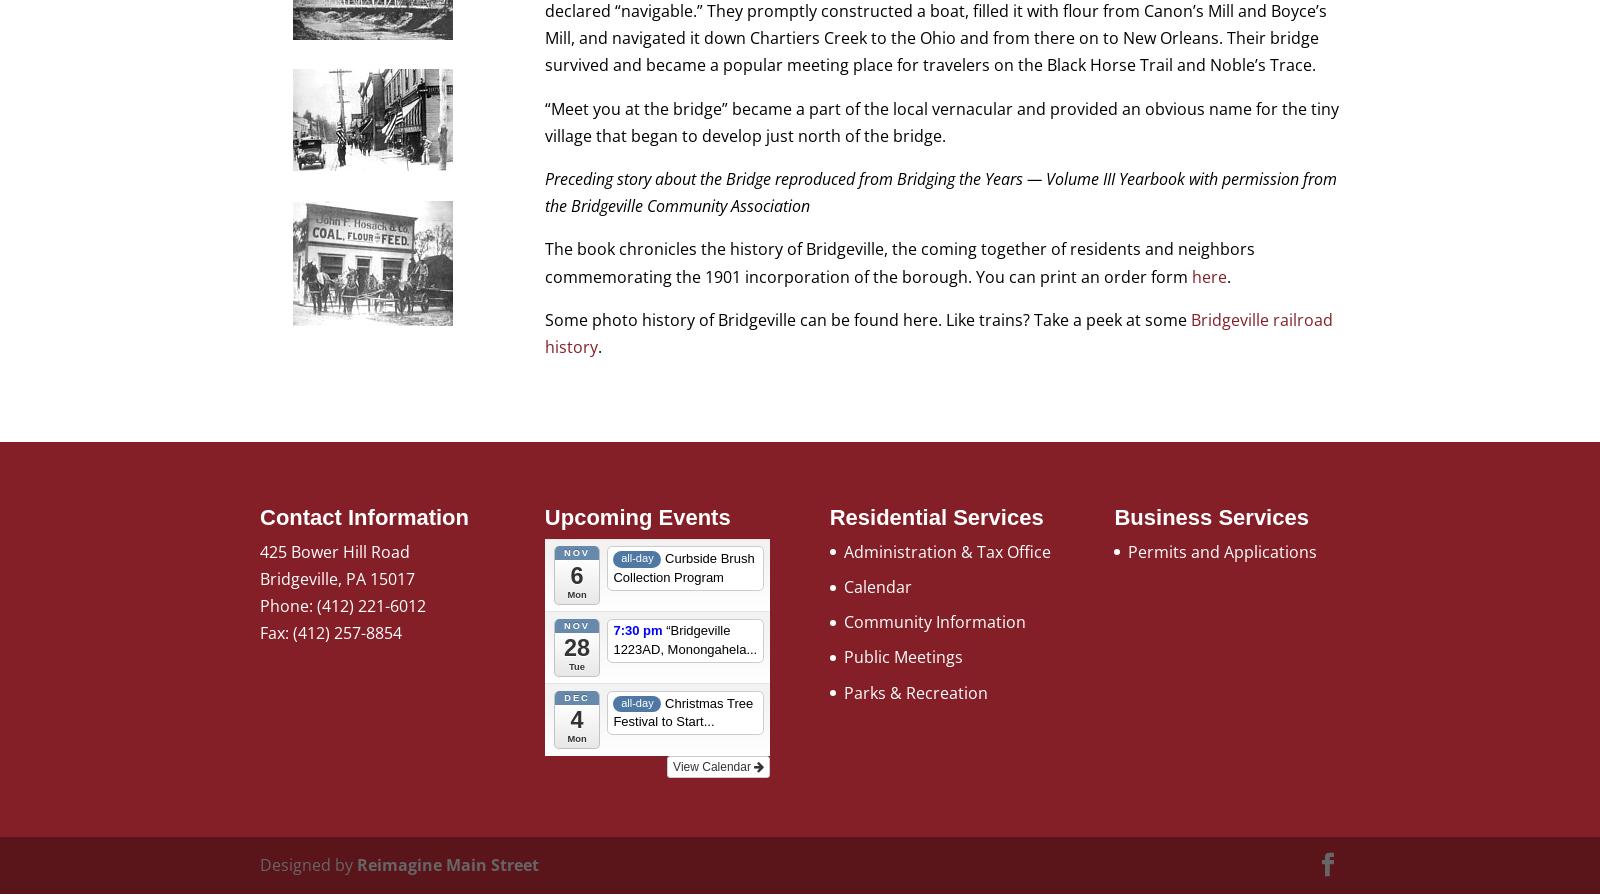  What do you see at coordinates (308, 864) in the screenshot?
I see `'Designed by'` at bounding box center [308, 864].